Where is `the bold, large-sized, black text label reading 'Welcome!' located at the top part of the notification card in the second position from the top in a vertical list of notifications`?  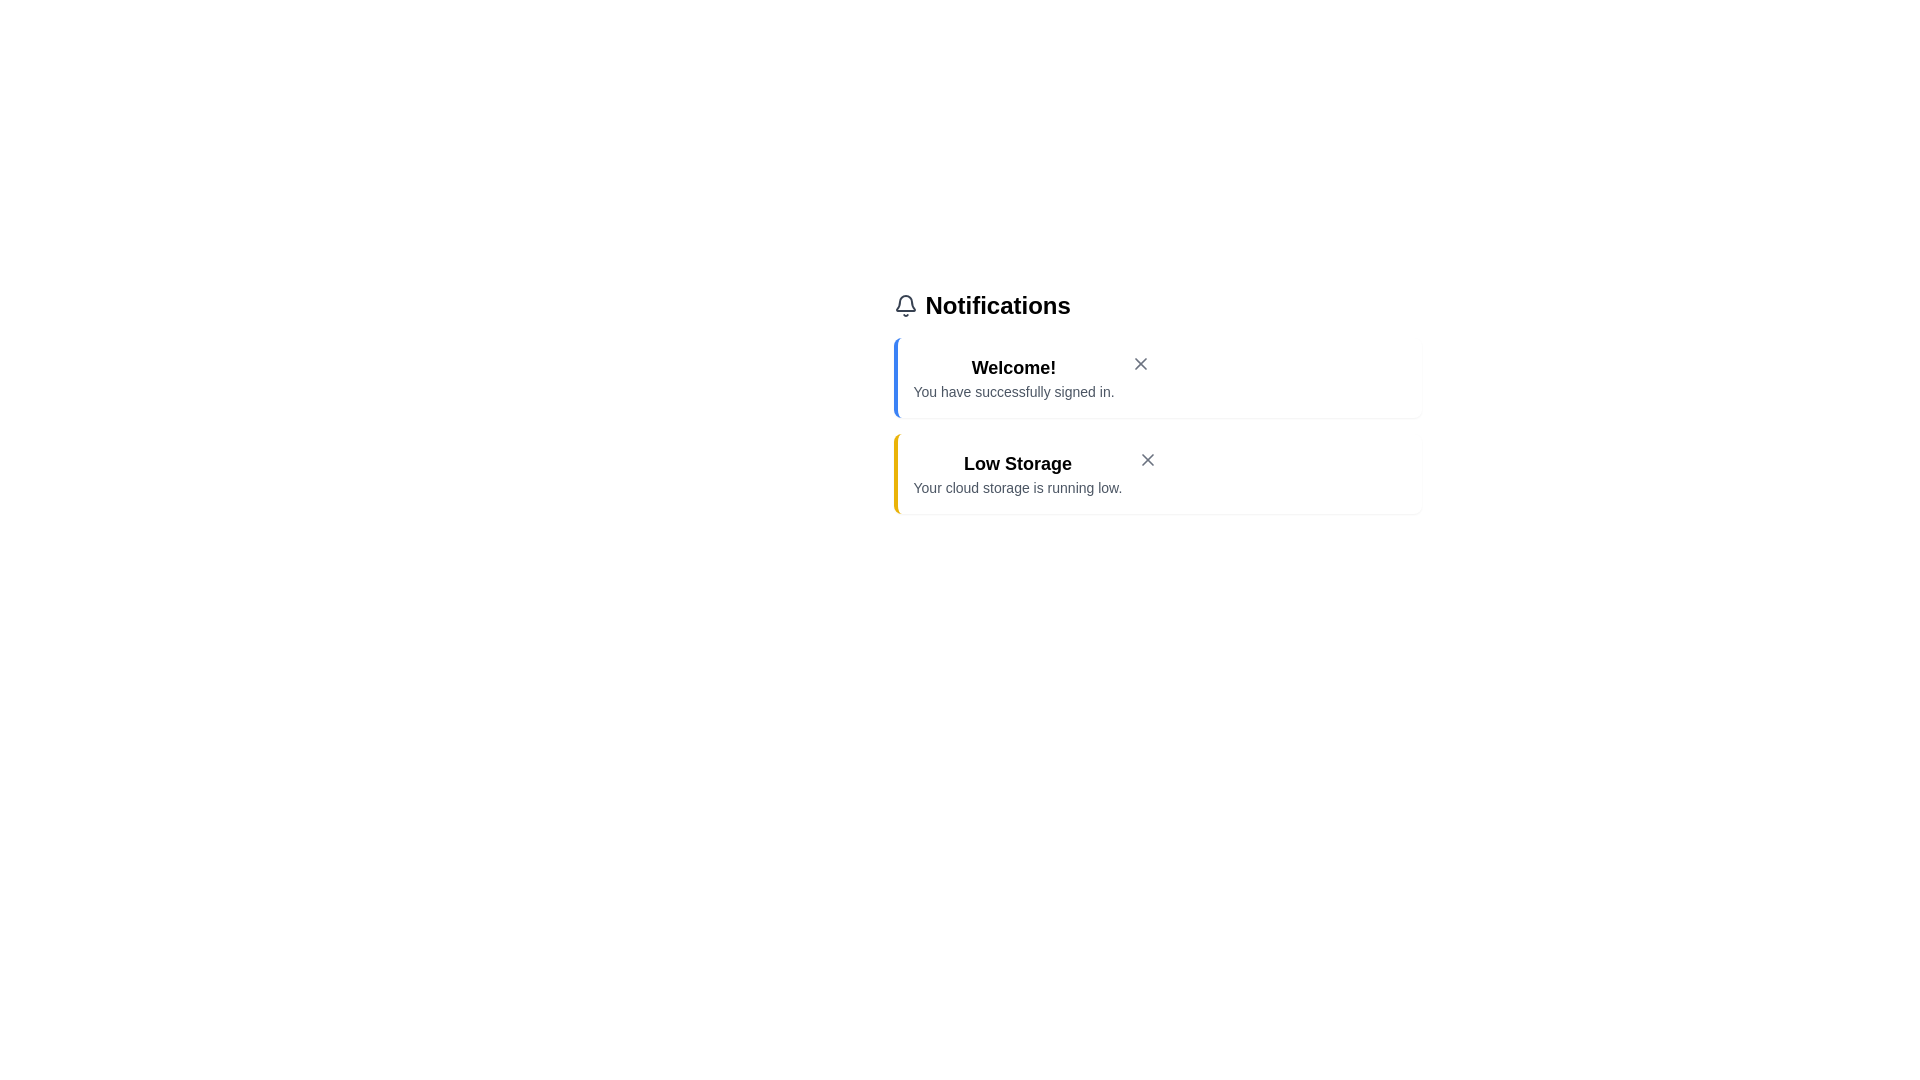
the bold, large-sized, black text label reading 'Welcome!' located at the top part of the notification card in the second position from the top in a vertical list of notifications is located at coordinates (1013, 367).